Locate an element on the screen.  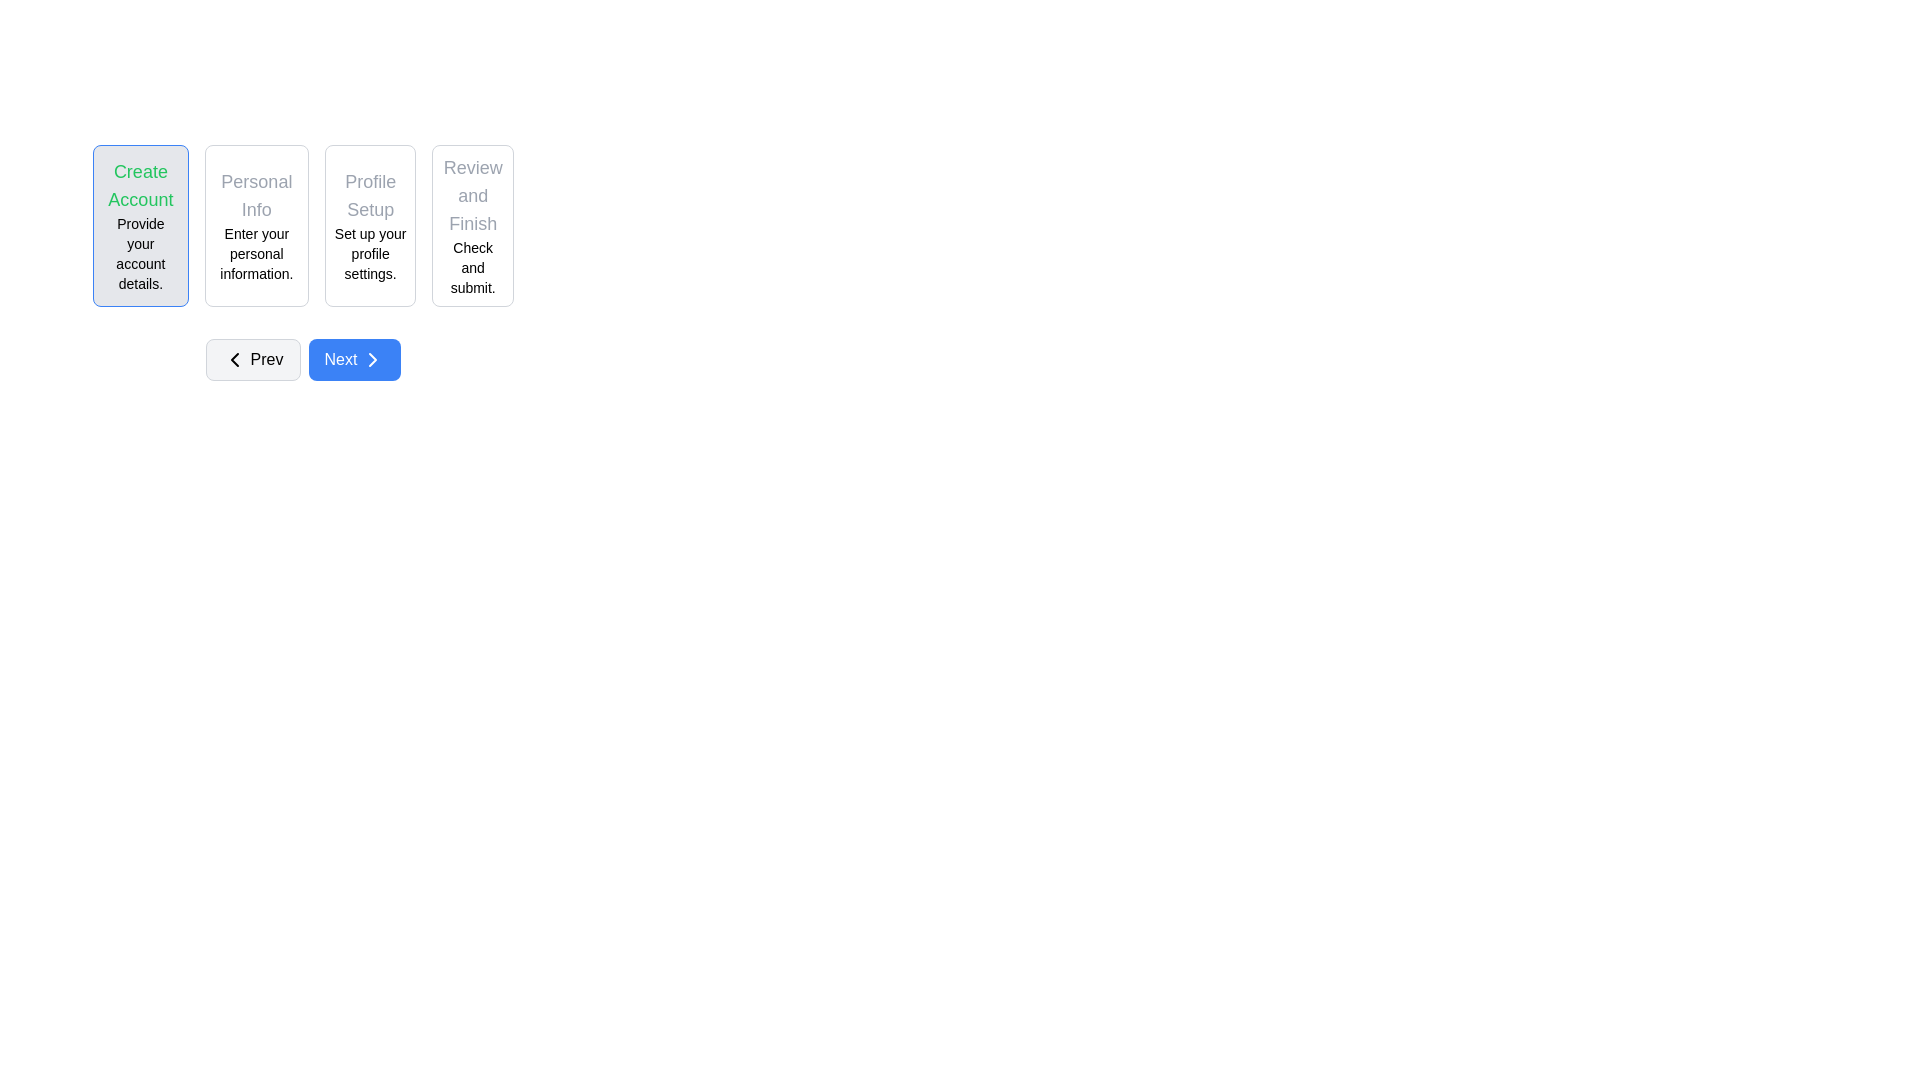
the informative text label located below the 'Create Account' text in the leftmost section of the horizontally aligned row of cards is located at coordinates (139, 253).